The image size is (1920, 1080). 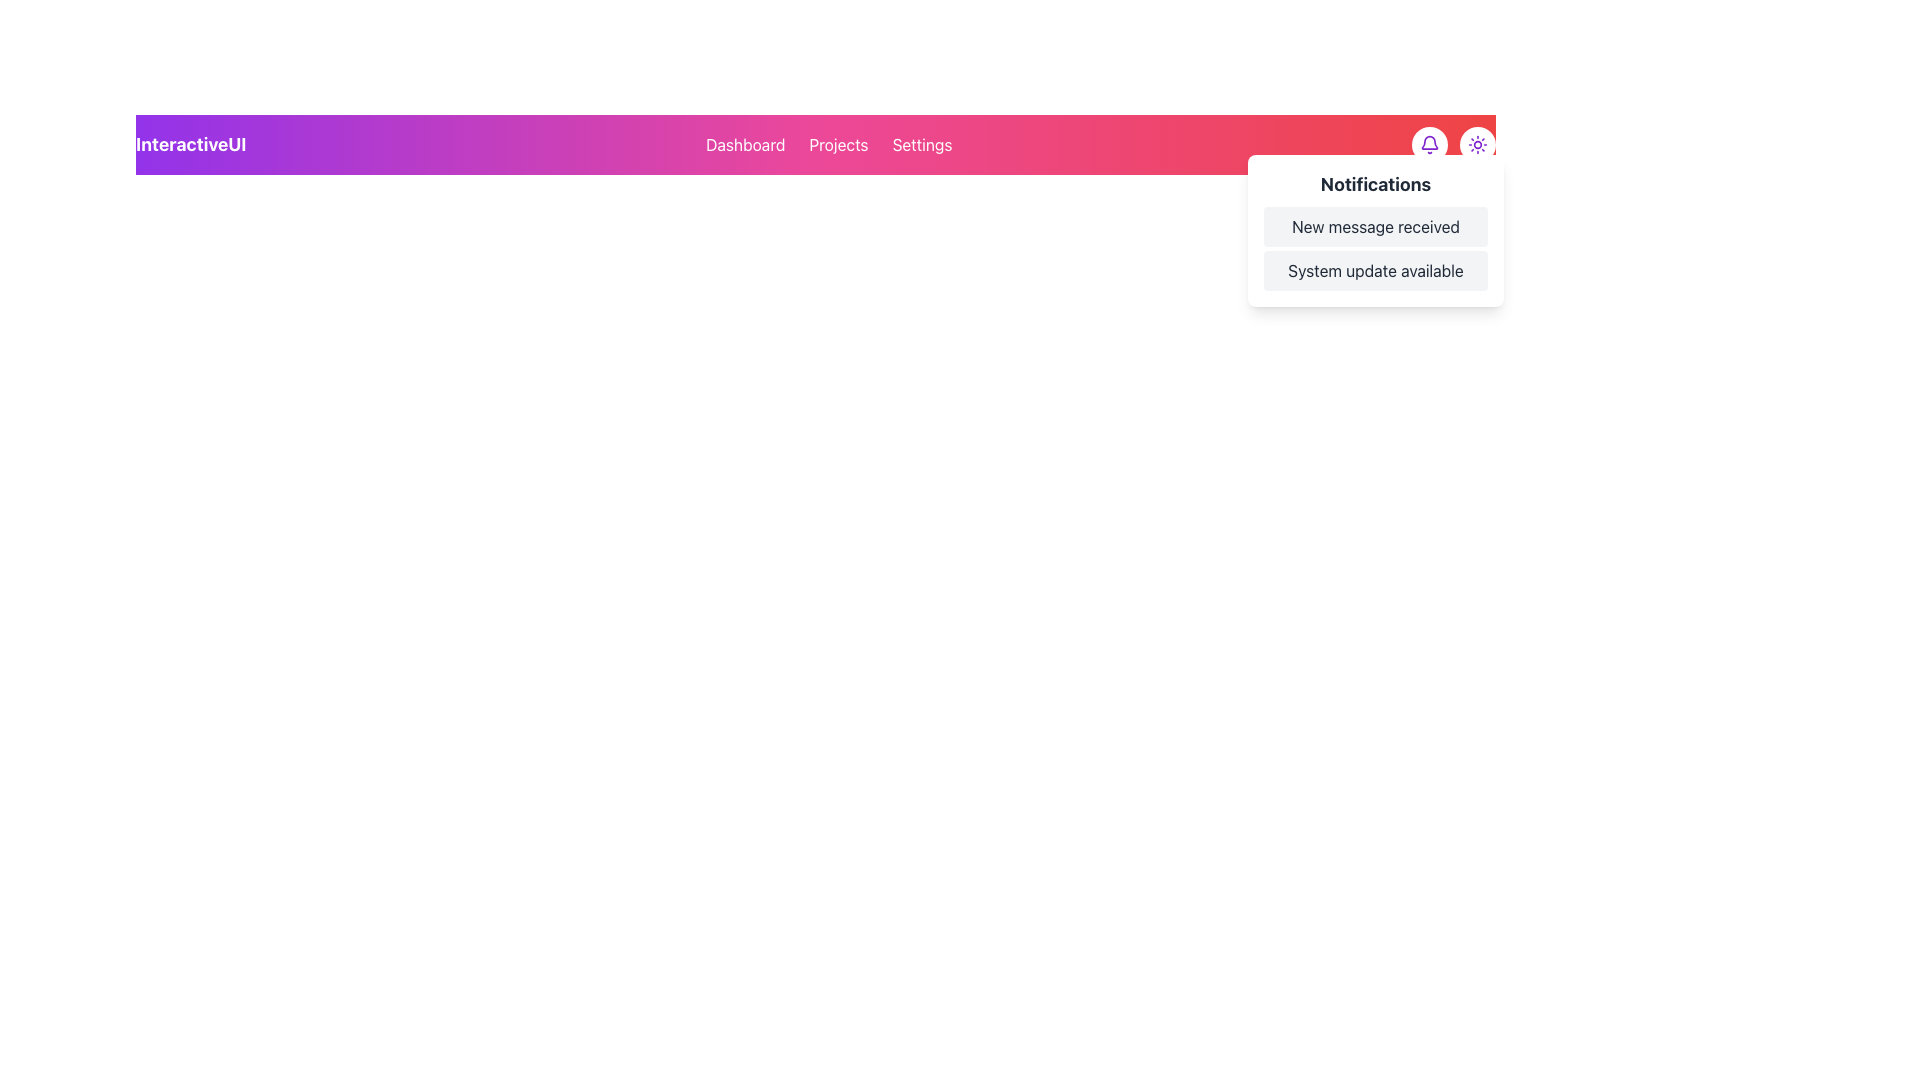 I want to click on the status of the bell icon within the notification area located at the top-right corner of the interface, so click(x=1429, y=141).